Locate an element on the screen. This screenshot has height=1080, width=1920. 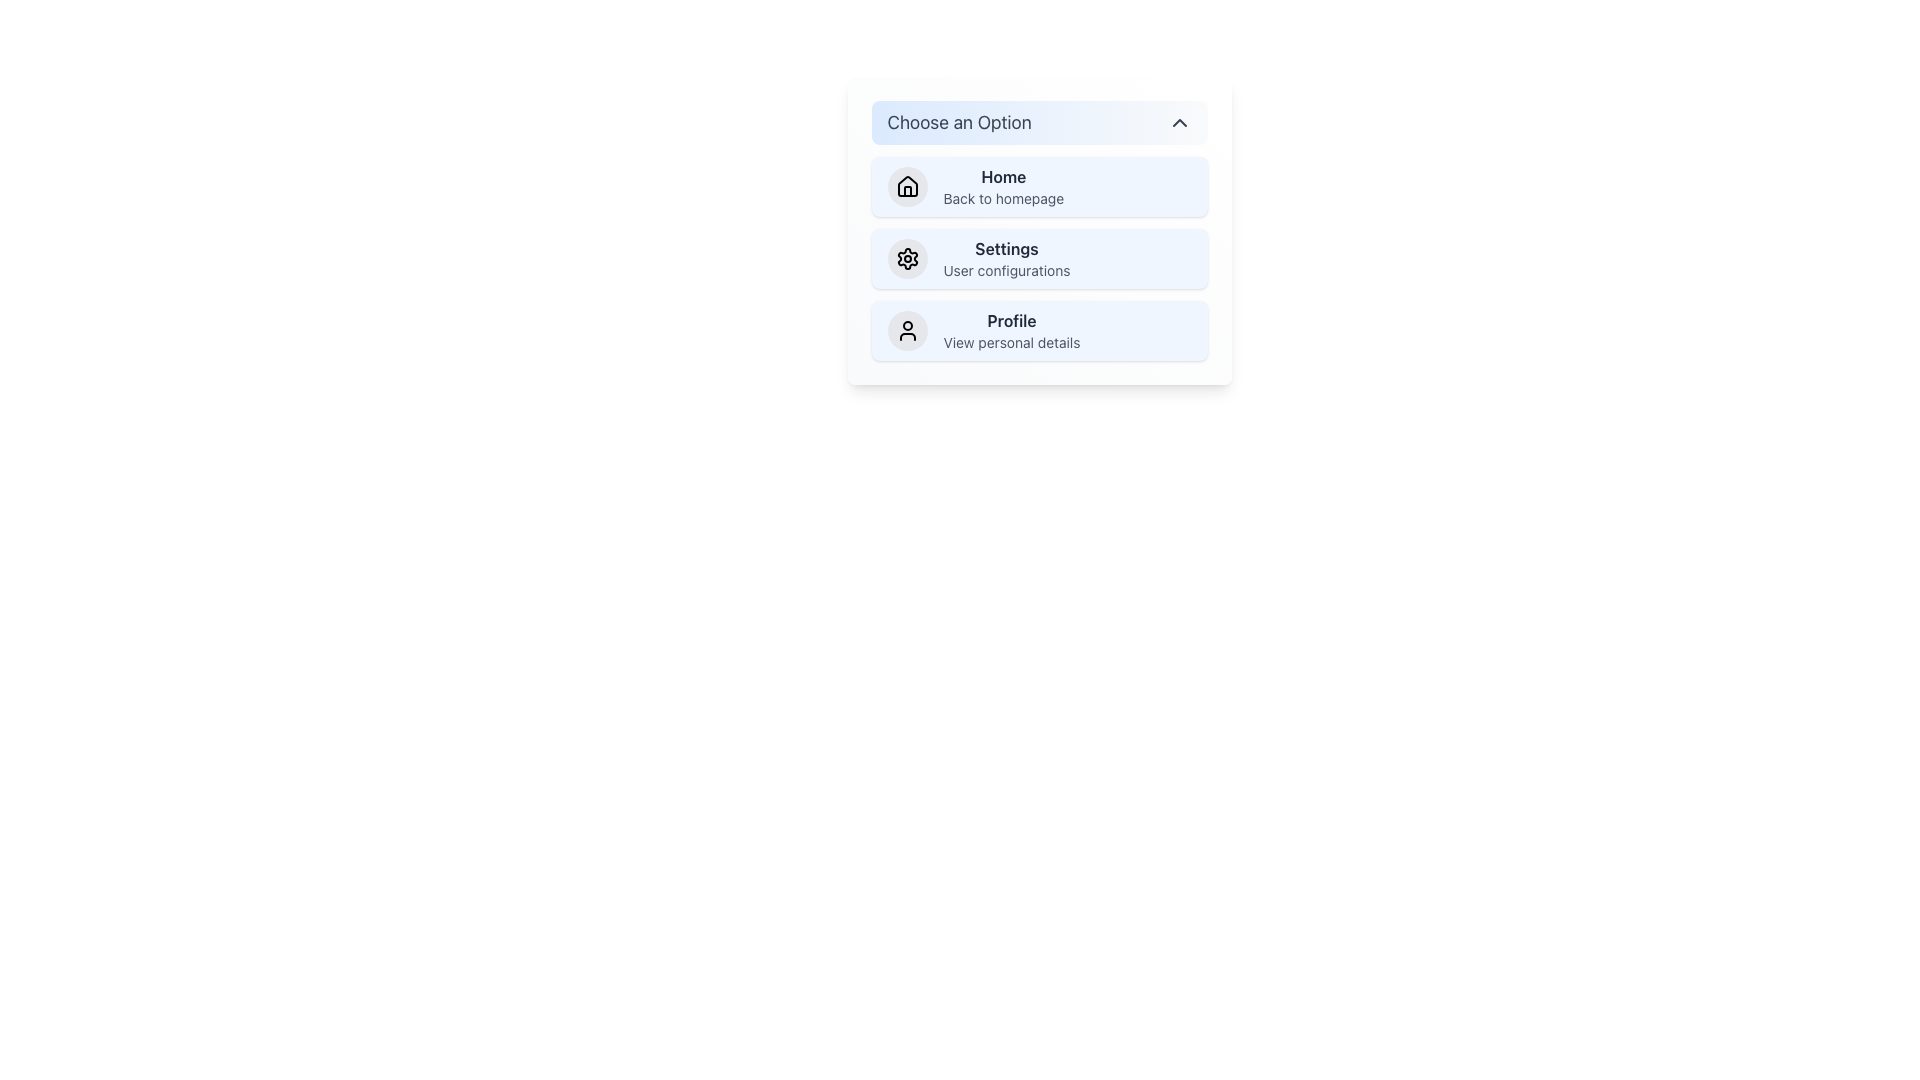
the 'Profile' Text Label which is the third item in the vertical list under 'Choose an Option' is located at coordinates (1012, 319).